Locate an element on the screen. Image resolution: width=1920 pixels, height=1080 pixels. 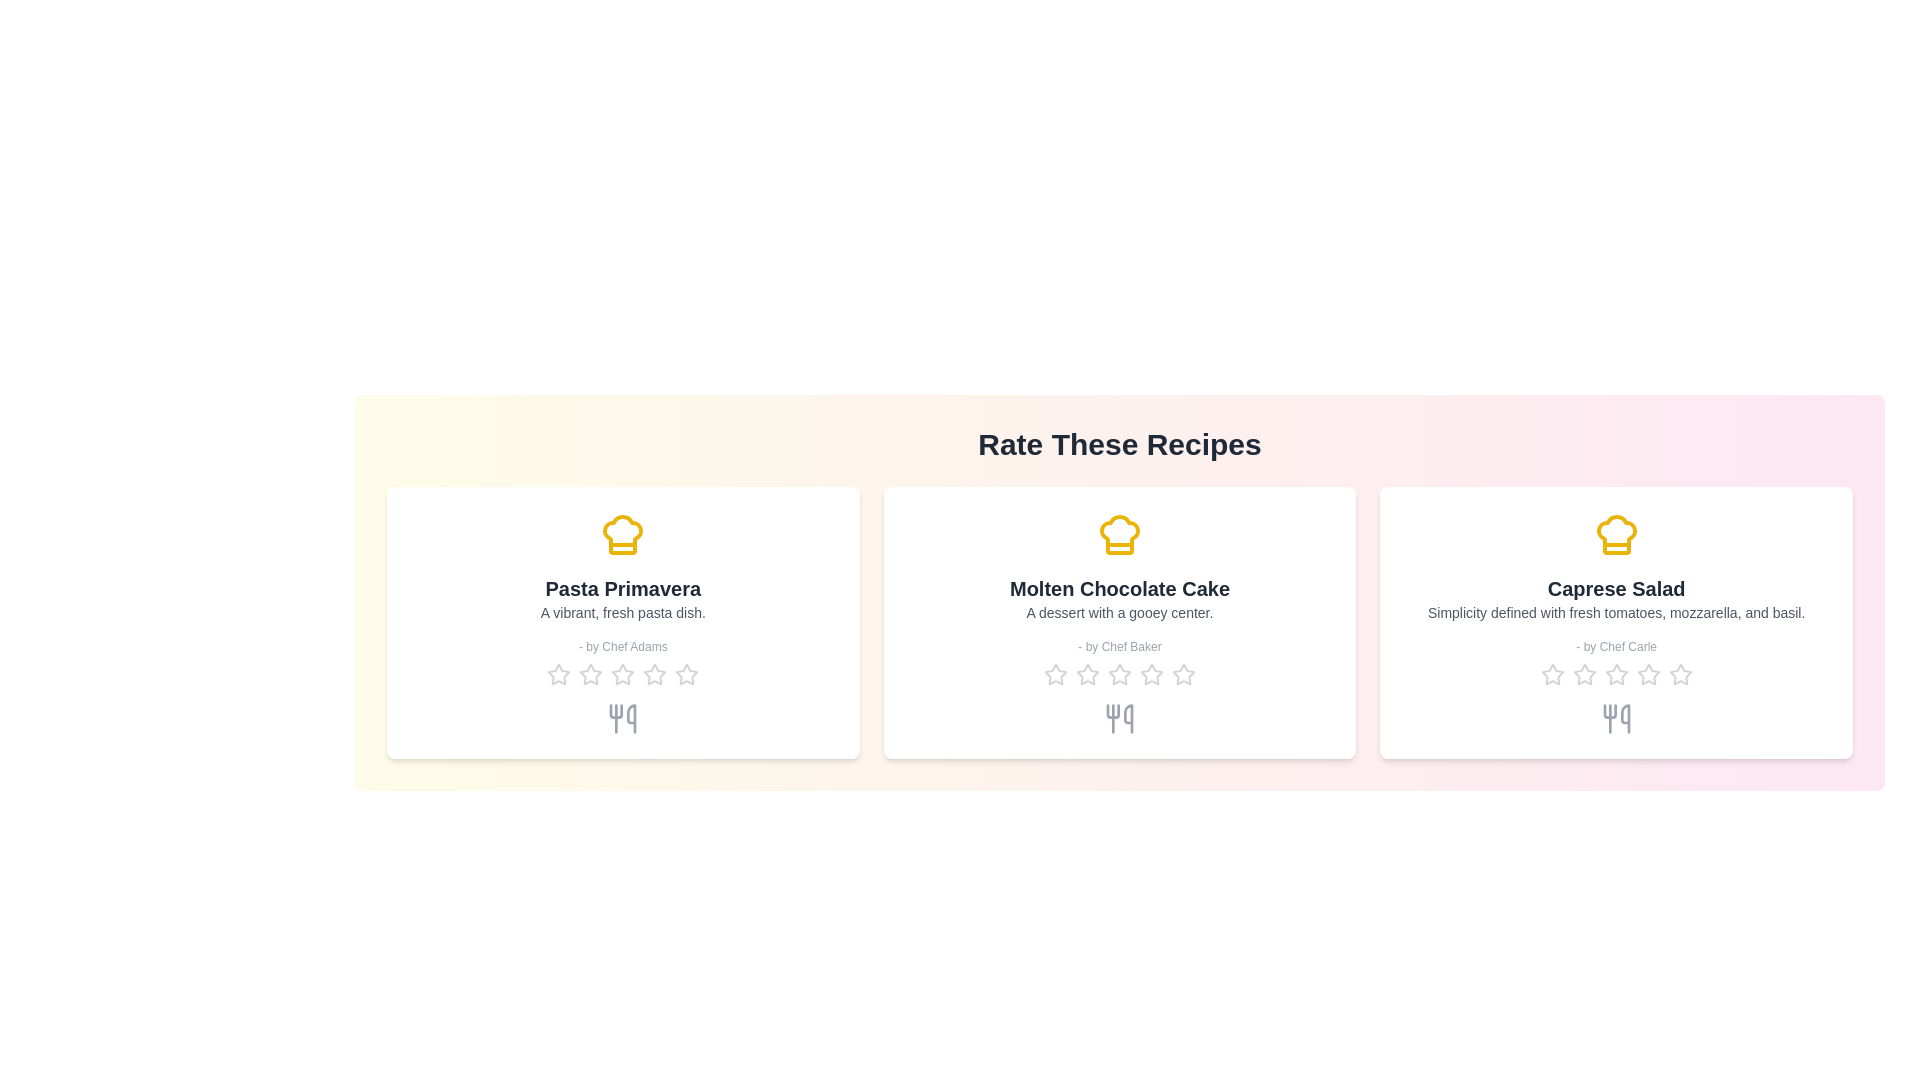
the Pasta Primavera recipe card to observe its hover effect is located at coordinates (622, 622).